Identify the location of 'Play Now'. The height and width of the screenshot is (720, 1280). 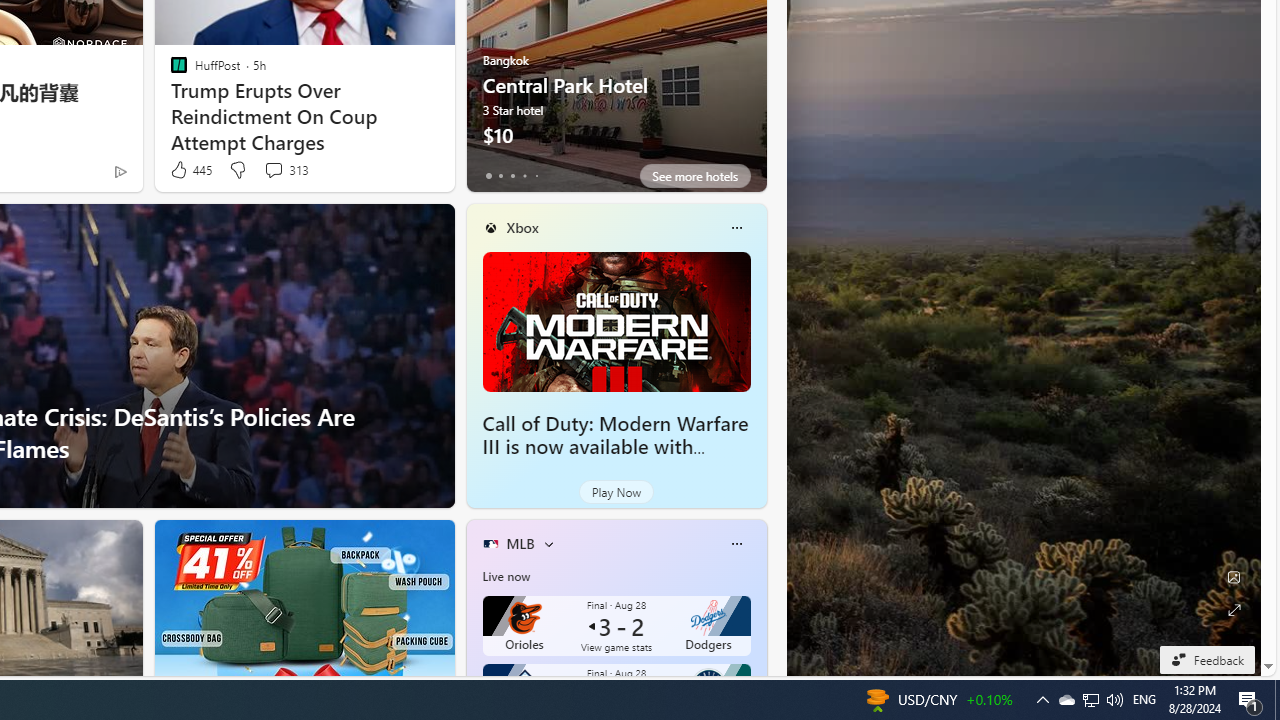
(615, 492).